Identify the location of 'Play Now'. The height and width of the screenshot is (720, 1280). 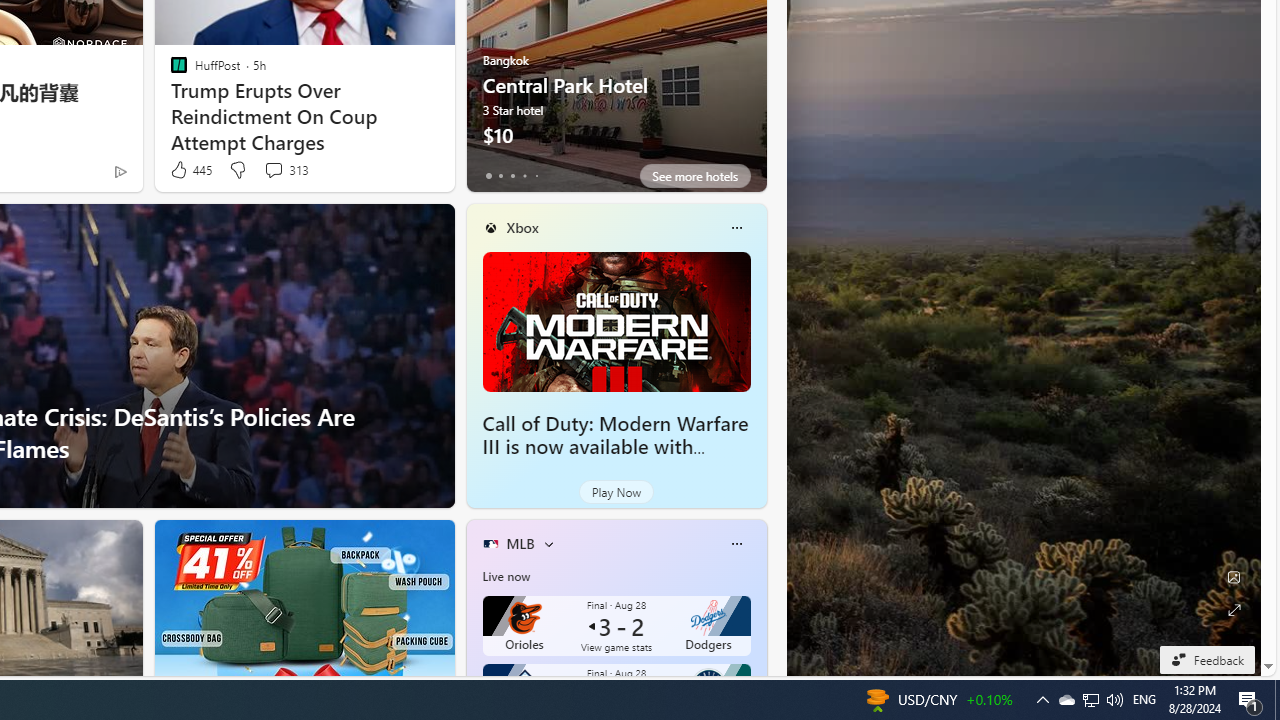
(615, 492).